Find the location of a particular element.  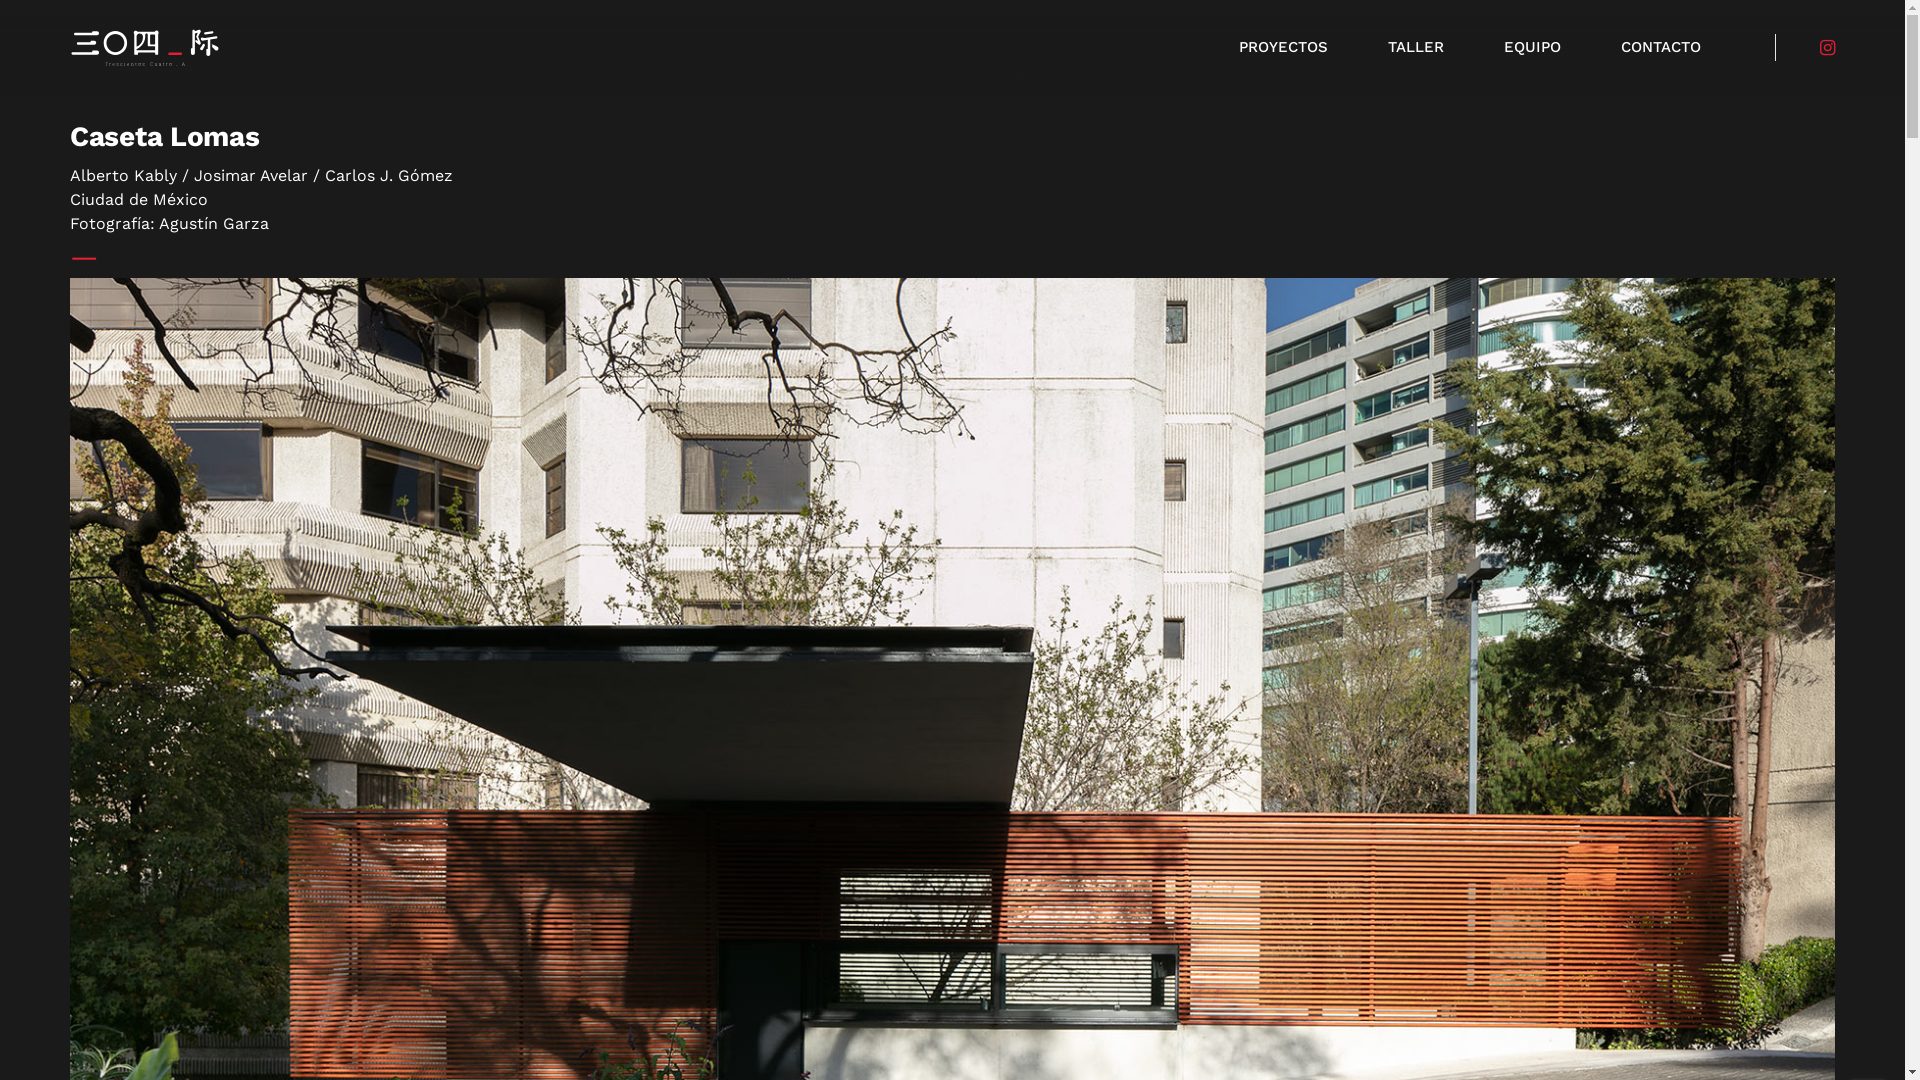

'CONTACTO' is located at coordinates (1660, 46).